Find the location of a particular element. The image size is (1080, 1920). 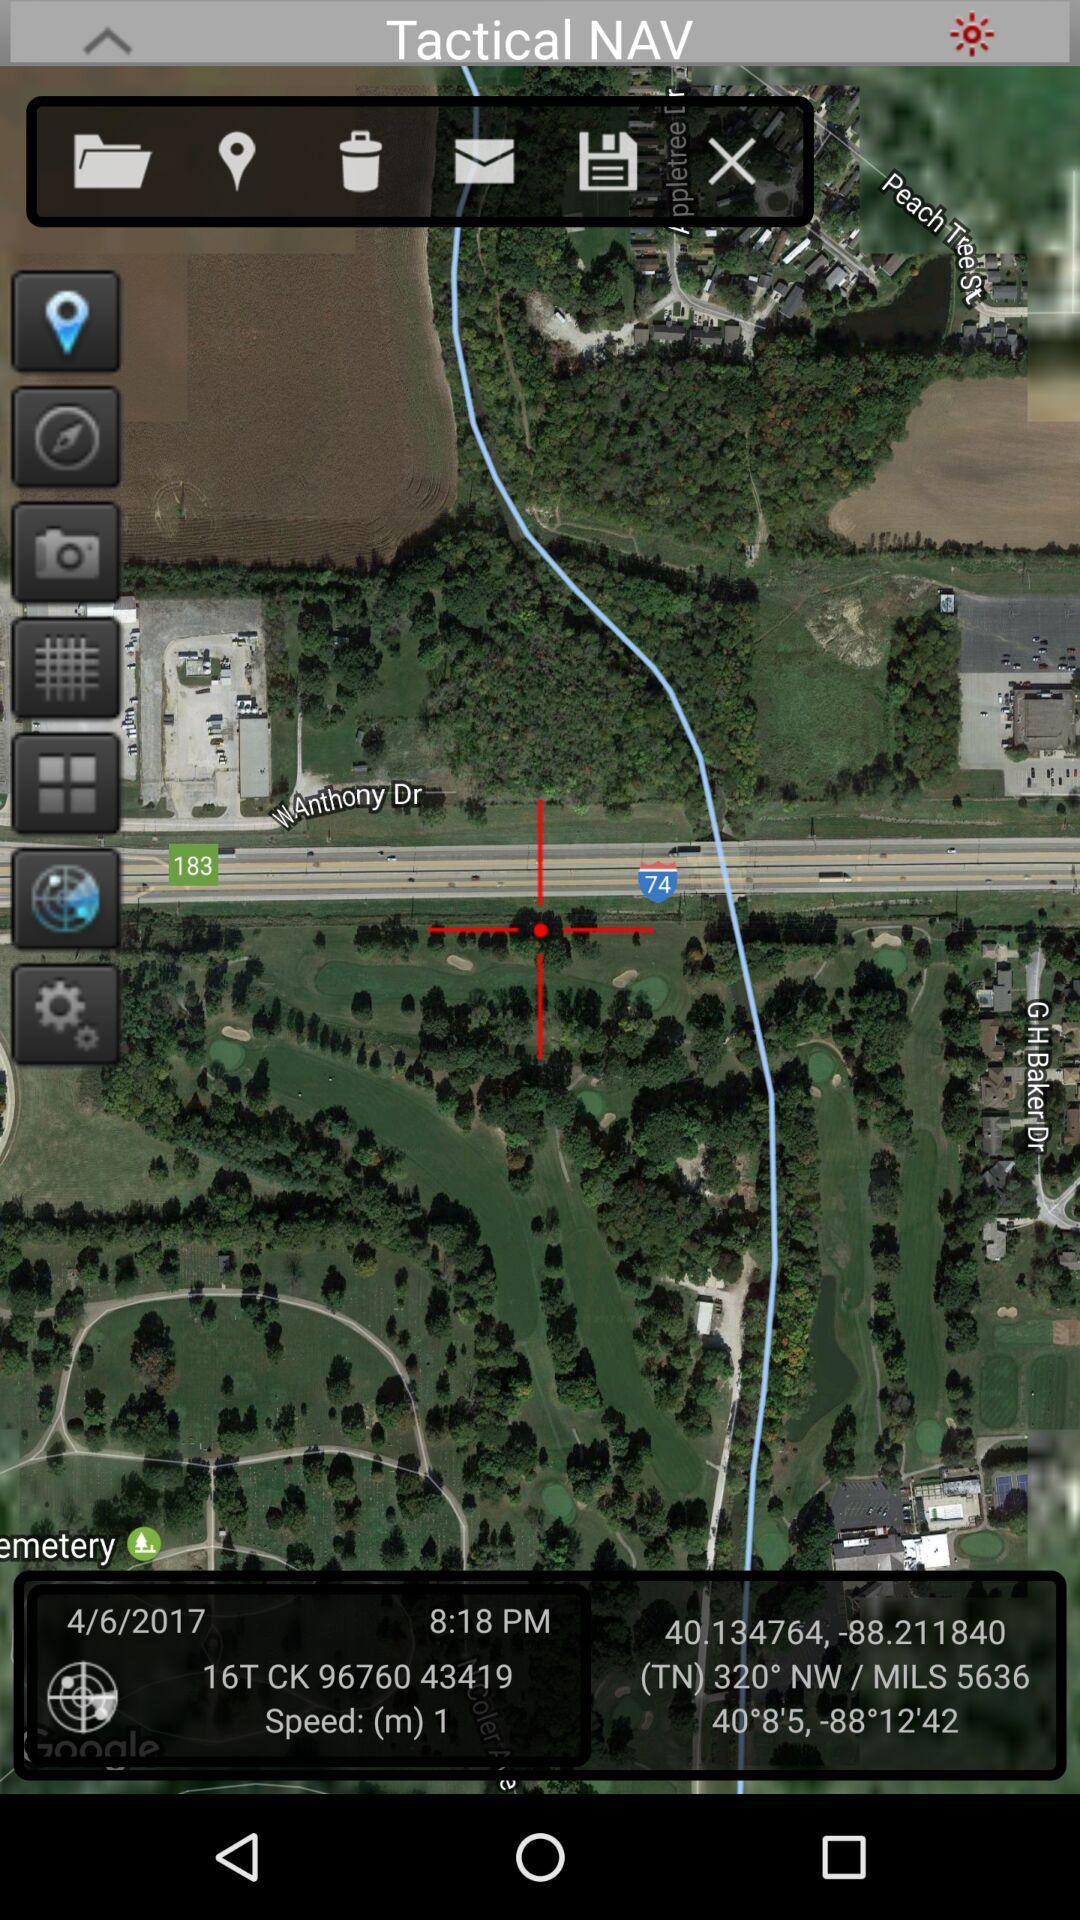

email the coordinates is located at coordinates (503, 156).